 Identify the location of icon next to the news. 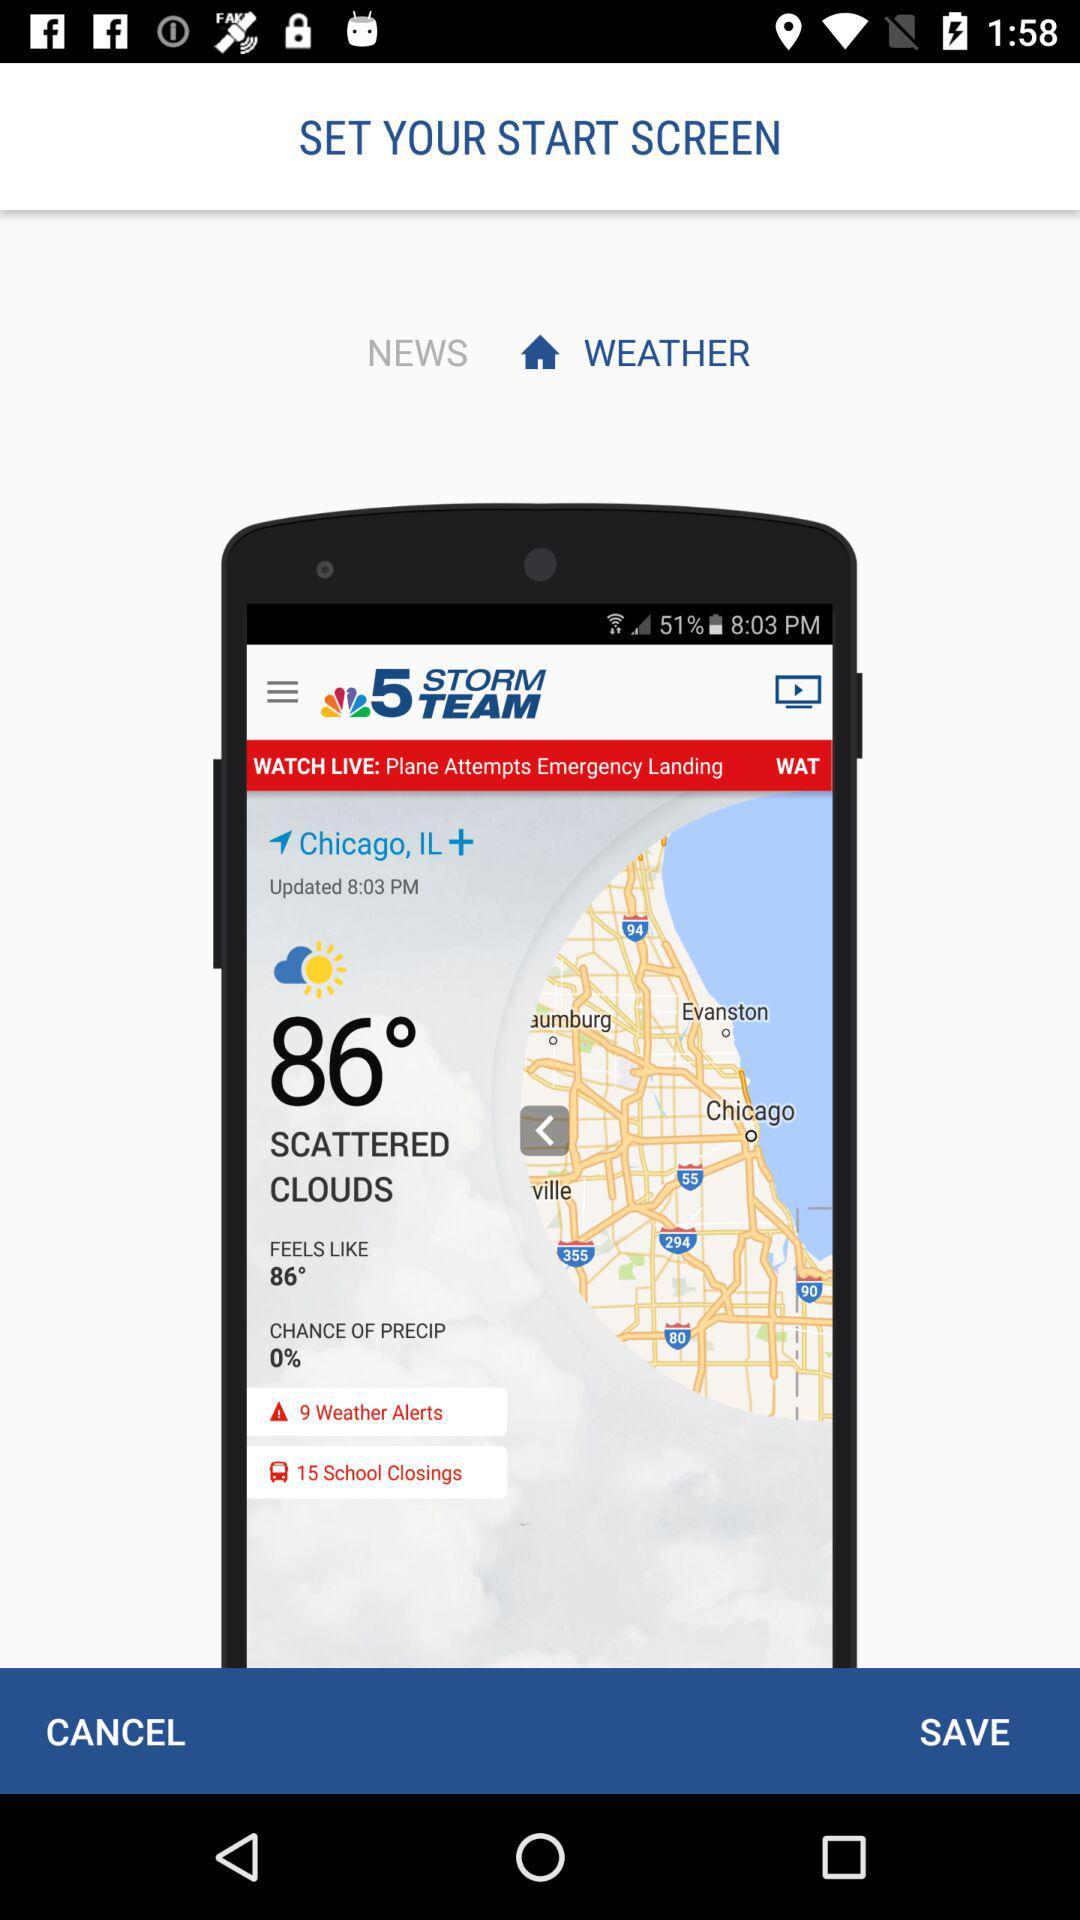
(661, 351).